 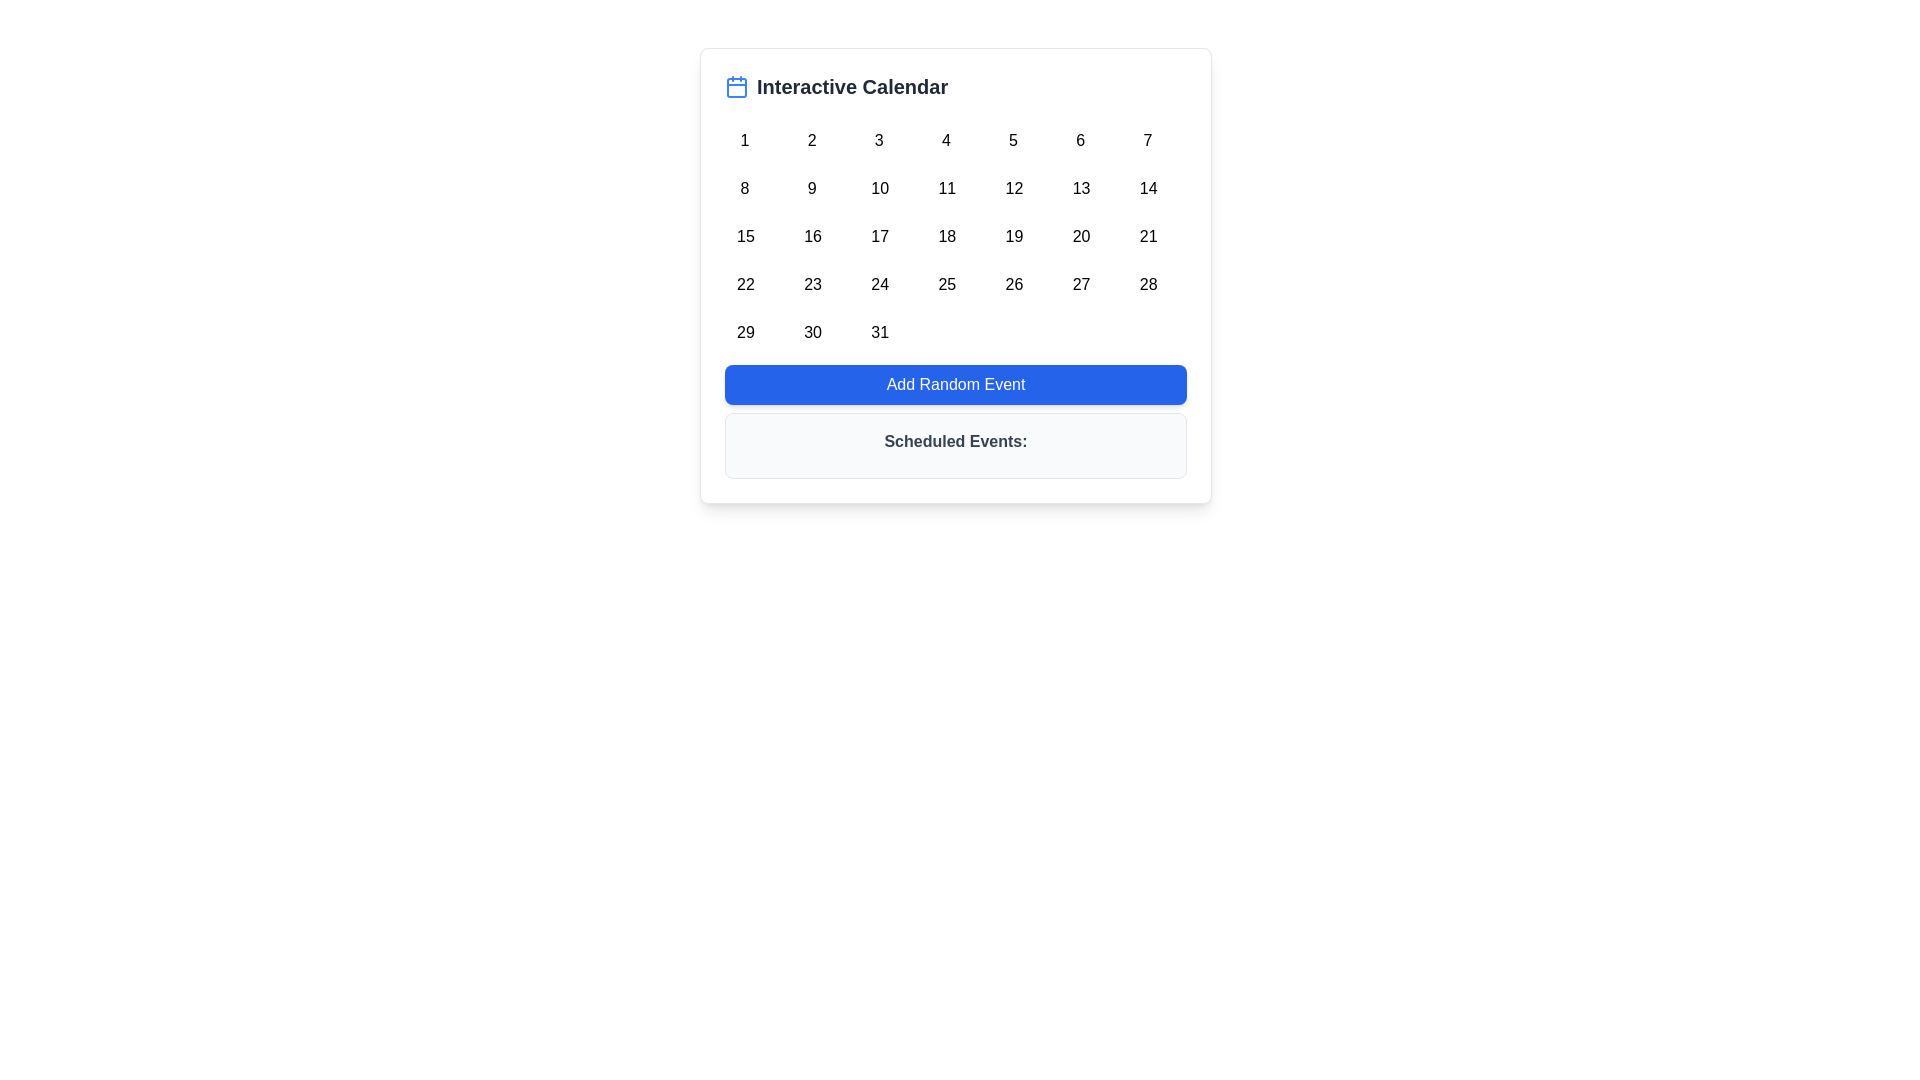 I want to click on the button representing the 18th day in the calendar, so click(x=945, y=231).